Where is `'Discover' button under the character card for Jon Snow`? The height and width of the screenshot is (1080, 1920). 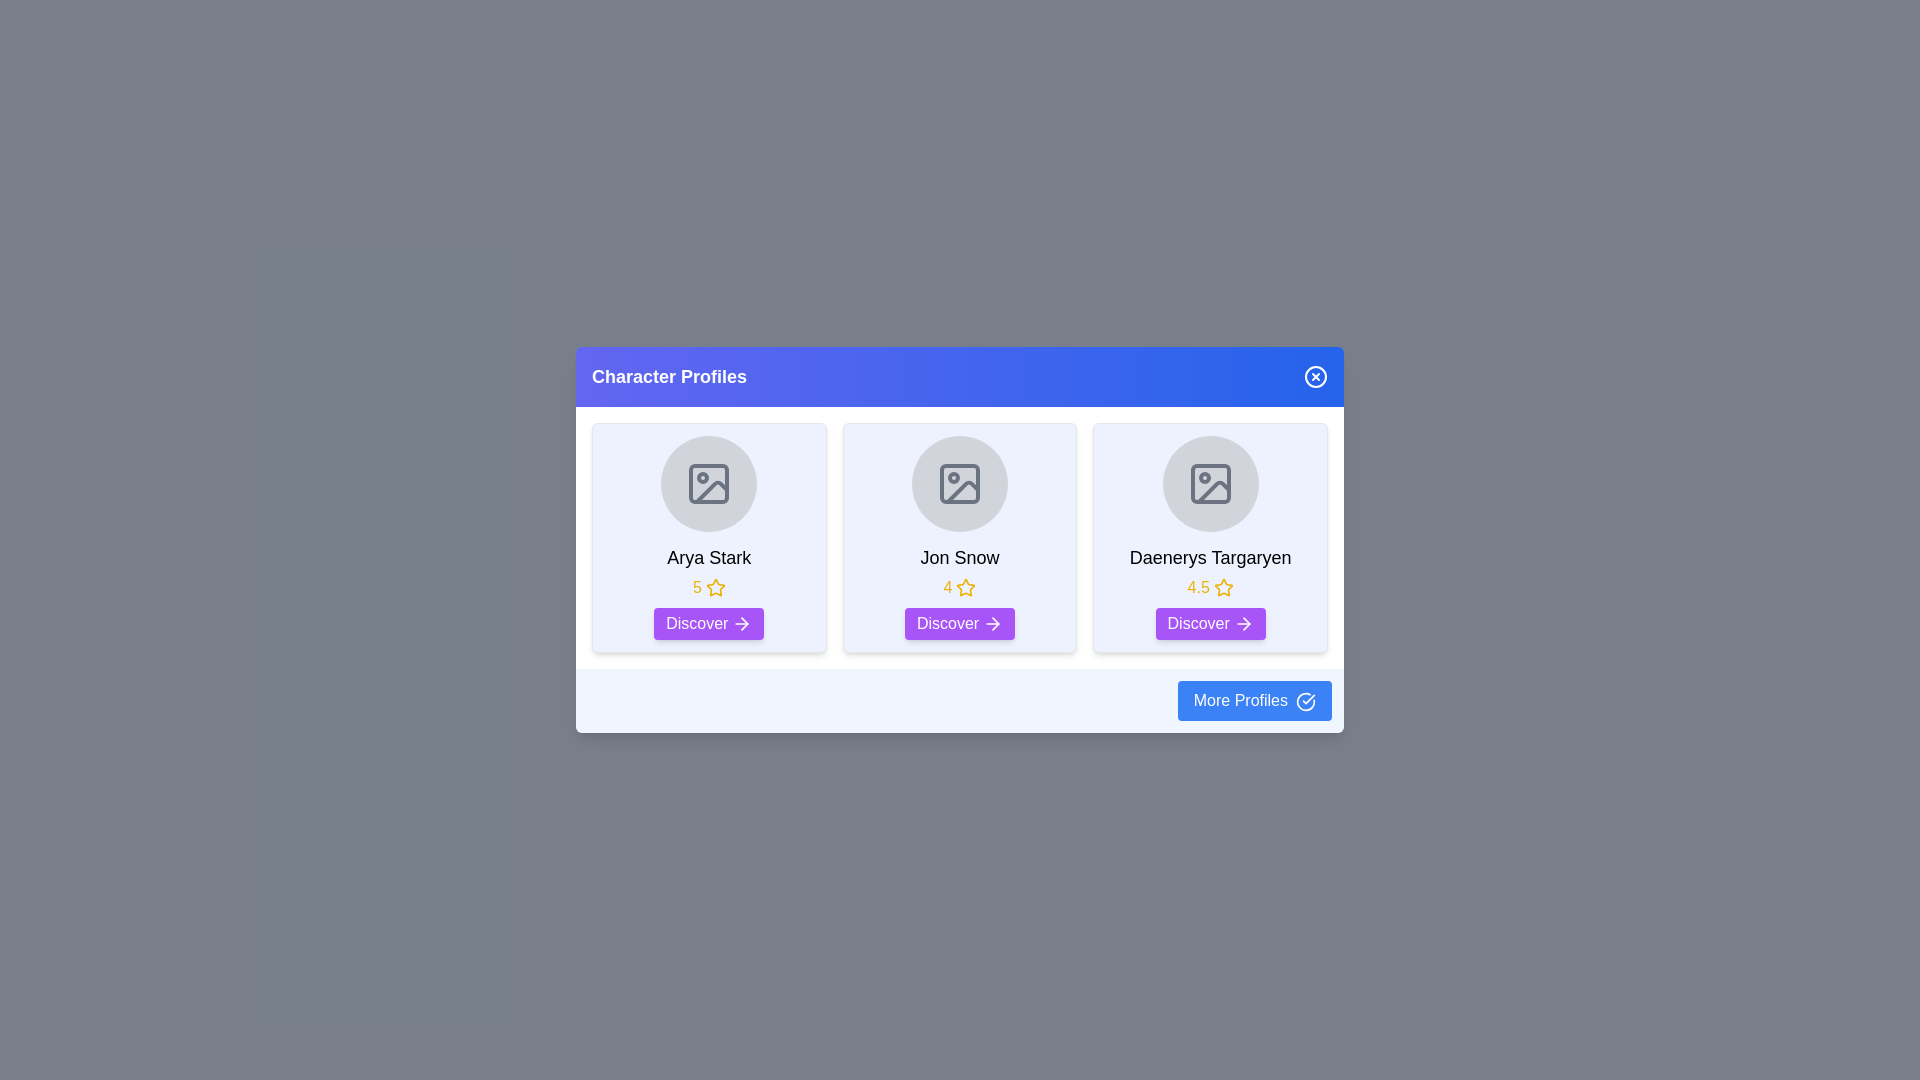 'Discover' button under the character card for Jon Snow is located at coordinates (958, 623).